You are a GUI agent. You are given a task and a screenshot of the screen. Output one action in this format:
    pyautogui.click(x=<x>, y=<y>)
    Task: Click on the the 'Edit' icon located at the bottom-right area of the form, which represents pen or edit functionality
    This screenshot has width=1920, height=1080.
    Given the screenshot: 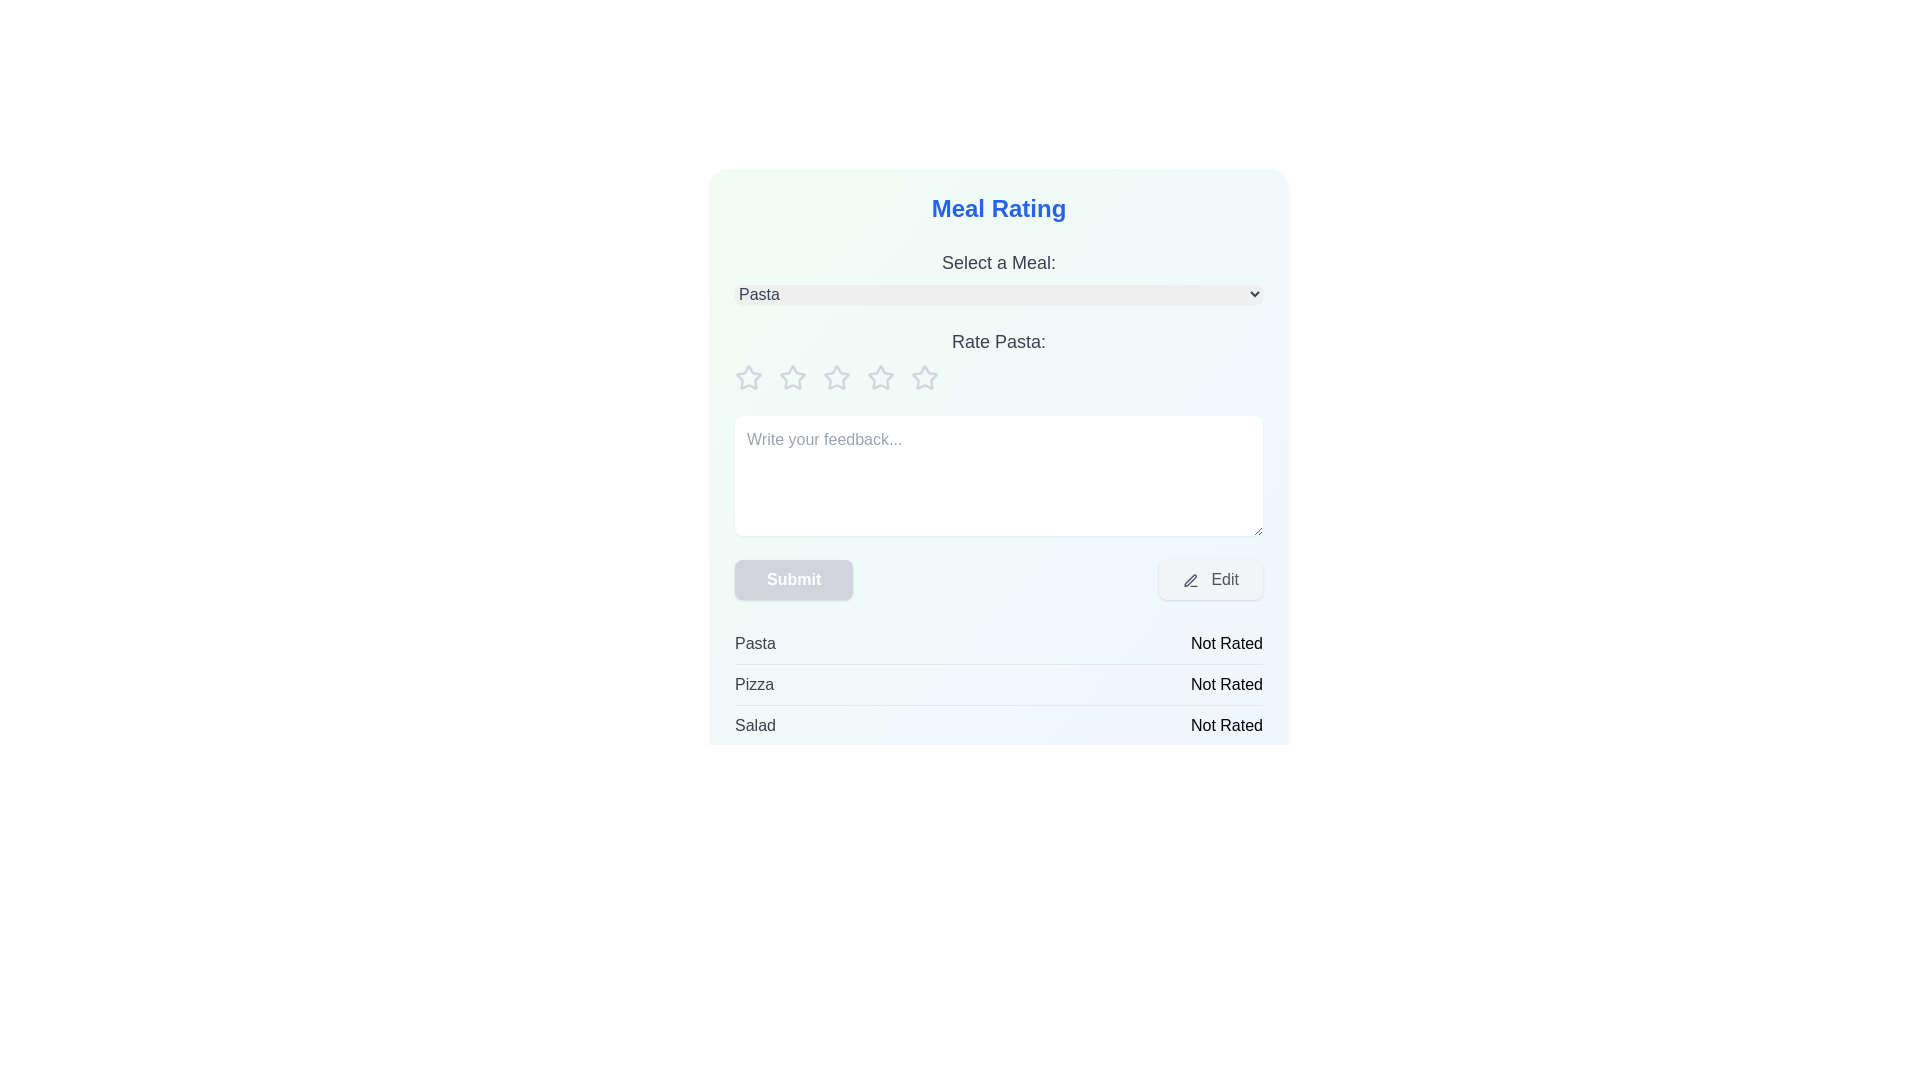 What is the action you would take?
    pyautogui.click(x=1190, y=580)
    